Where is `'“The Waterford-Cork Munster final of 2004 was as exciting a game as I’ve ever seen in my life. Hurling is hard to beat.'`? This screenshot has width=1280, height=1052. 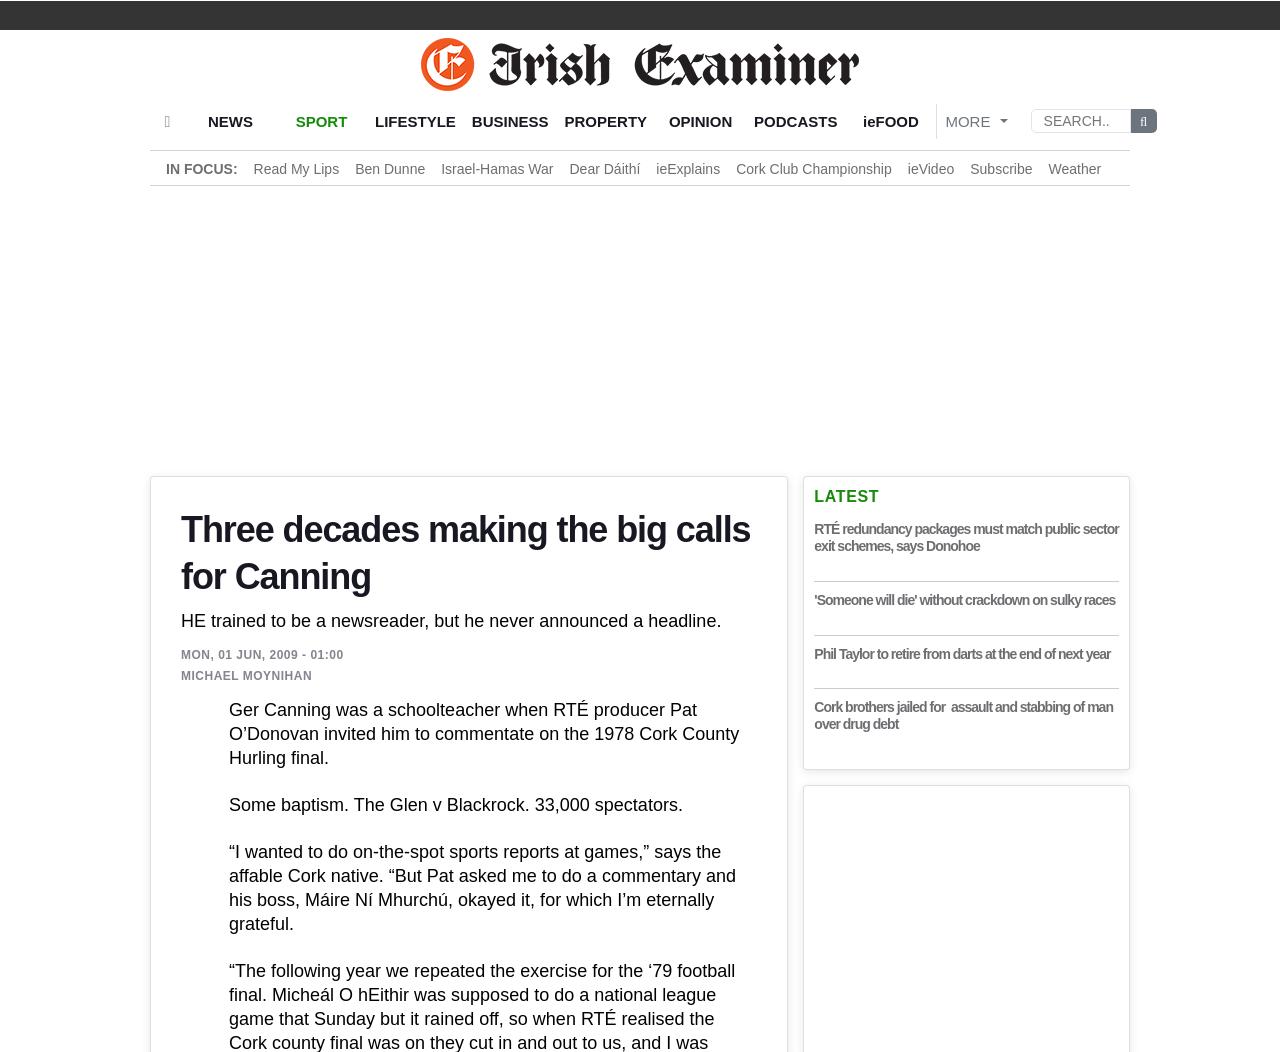
'“The Waterford-Cork Munster final of 2004 was as exciting a game as I’ve ever seen in my life. Hurling is hard to beat.' is located at coordinates (467, 565).